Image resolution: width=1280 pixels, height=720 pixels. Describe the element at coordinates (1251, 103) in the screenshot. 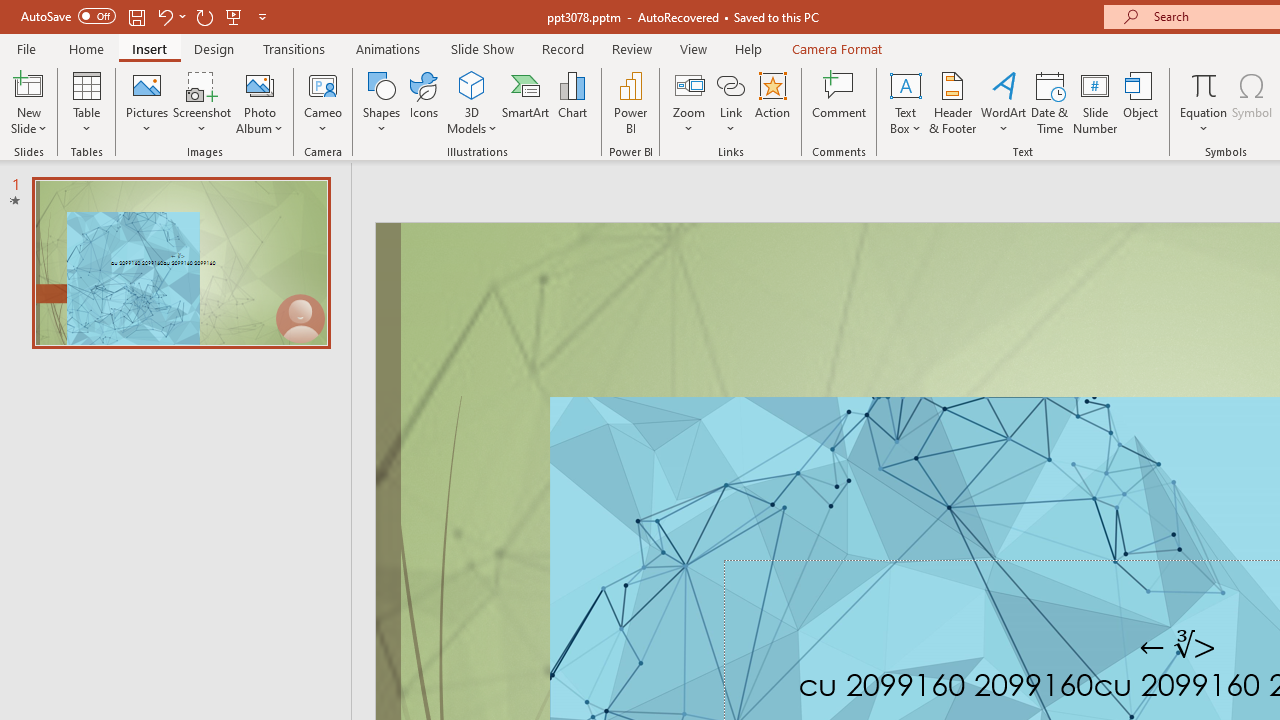

I see `'Symbol...'` at that location.